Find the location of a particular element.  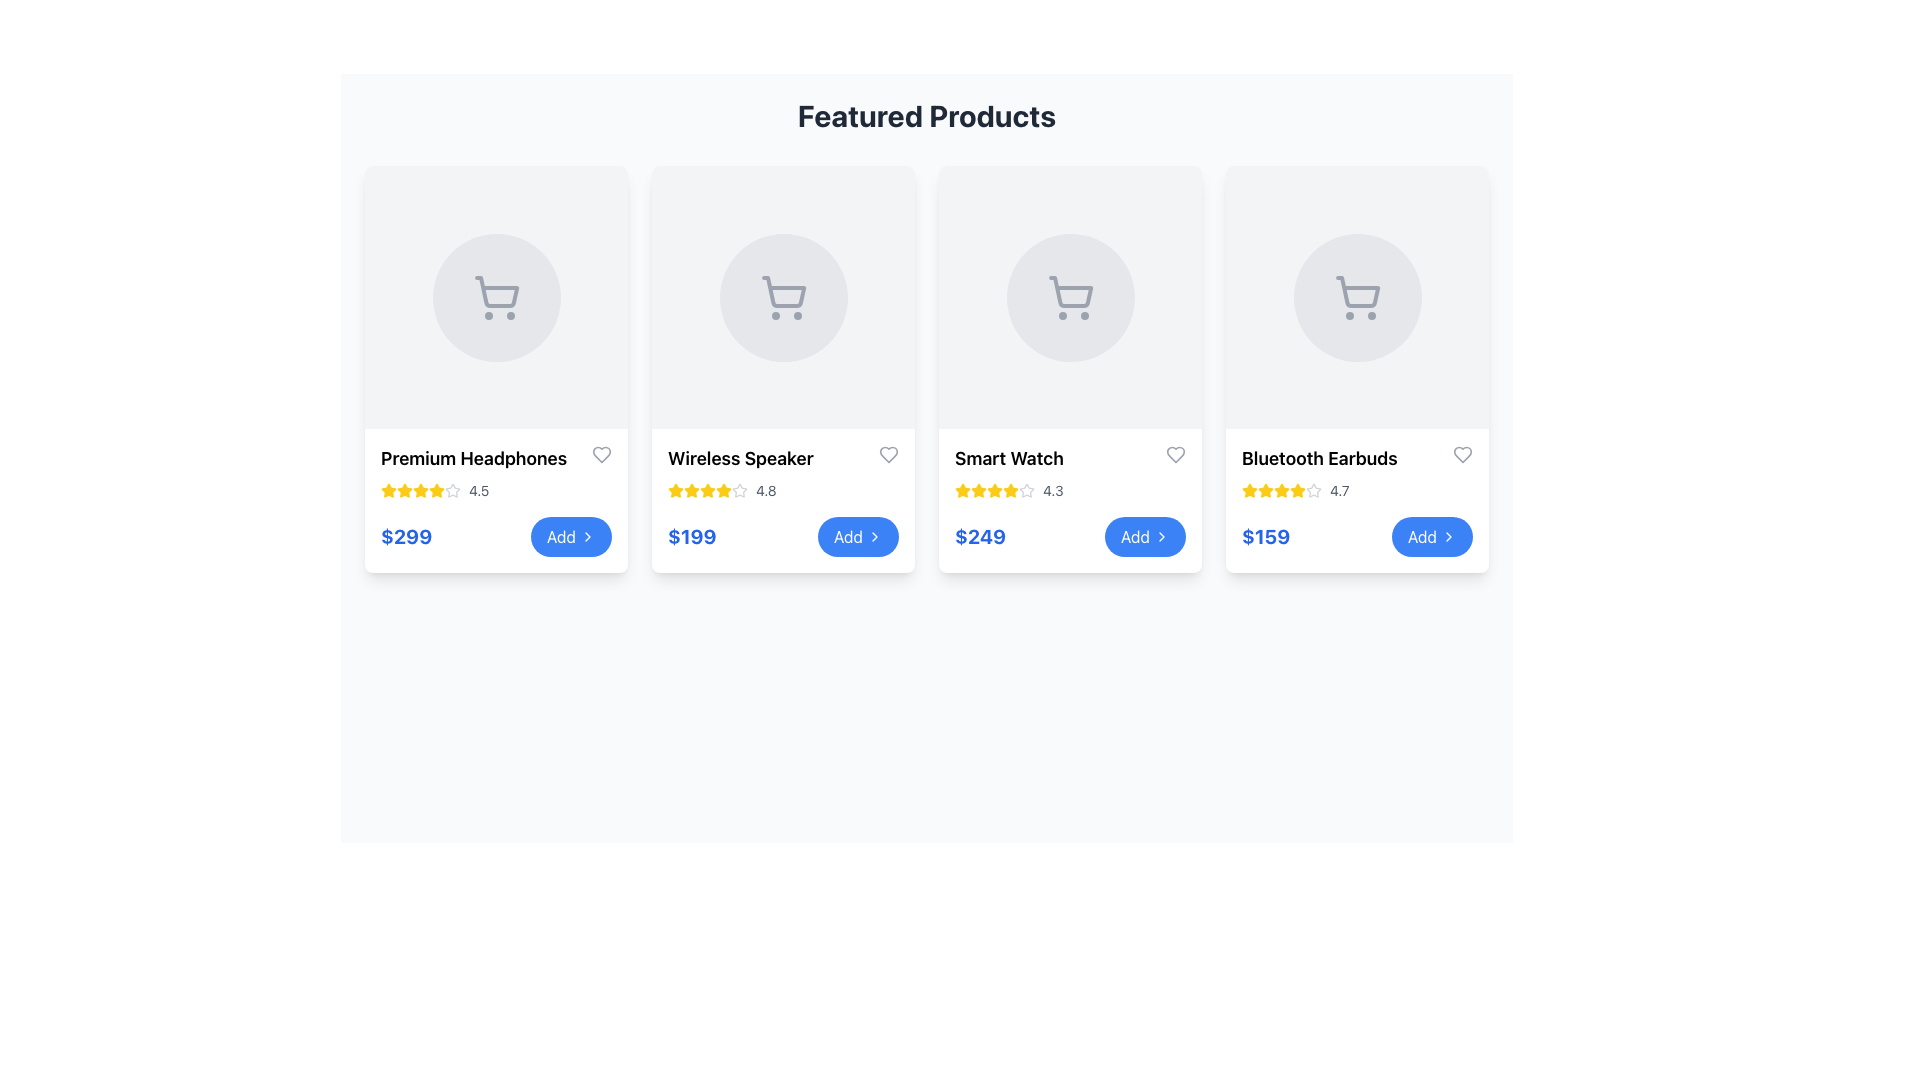

the fourth yellow star icon in the rating stars sequence located beneath the title 'Premium Headphones' is located at coordinates (420, 490).